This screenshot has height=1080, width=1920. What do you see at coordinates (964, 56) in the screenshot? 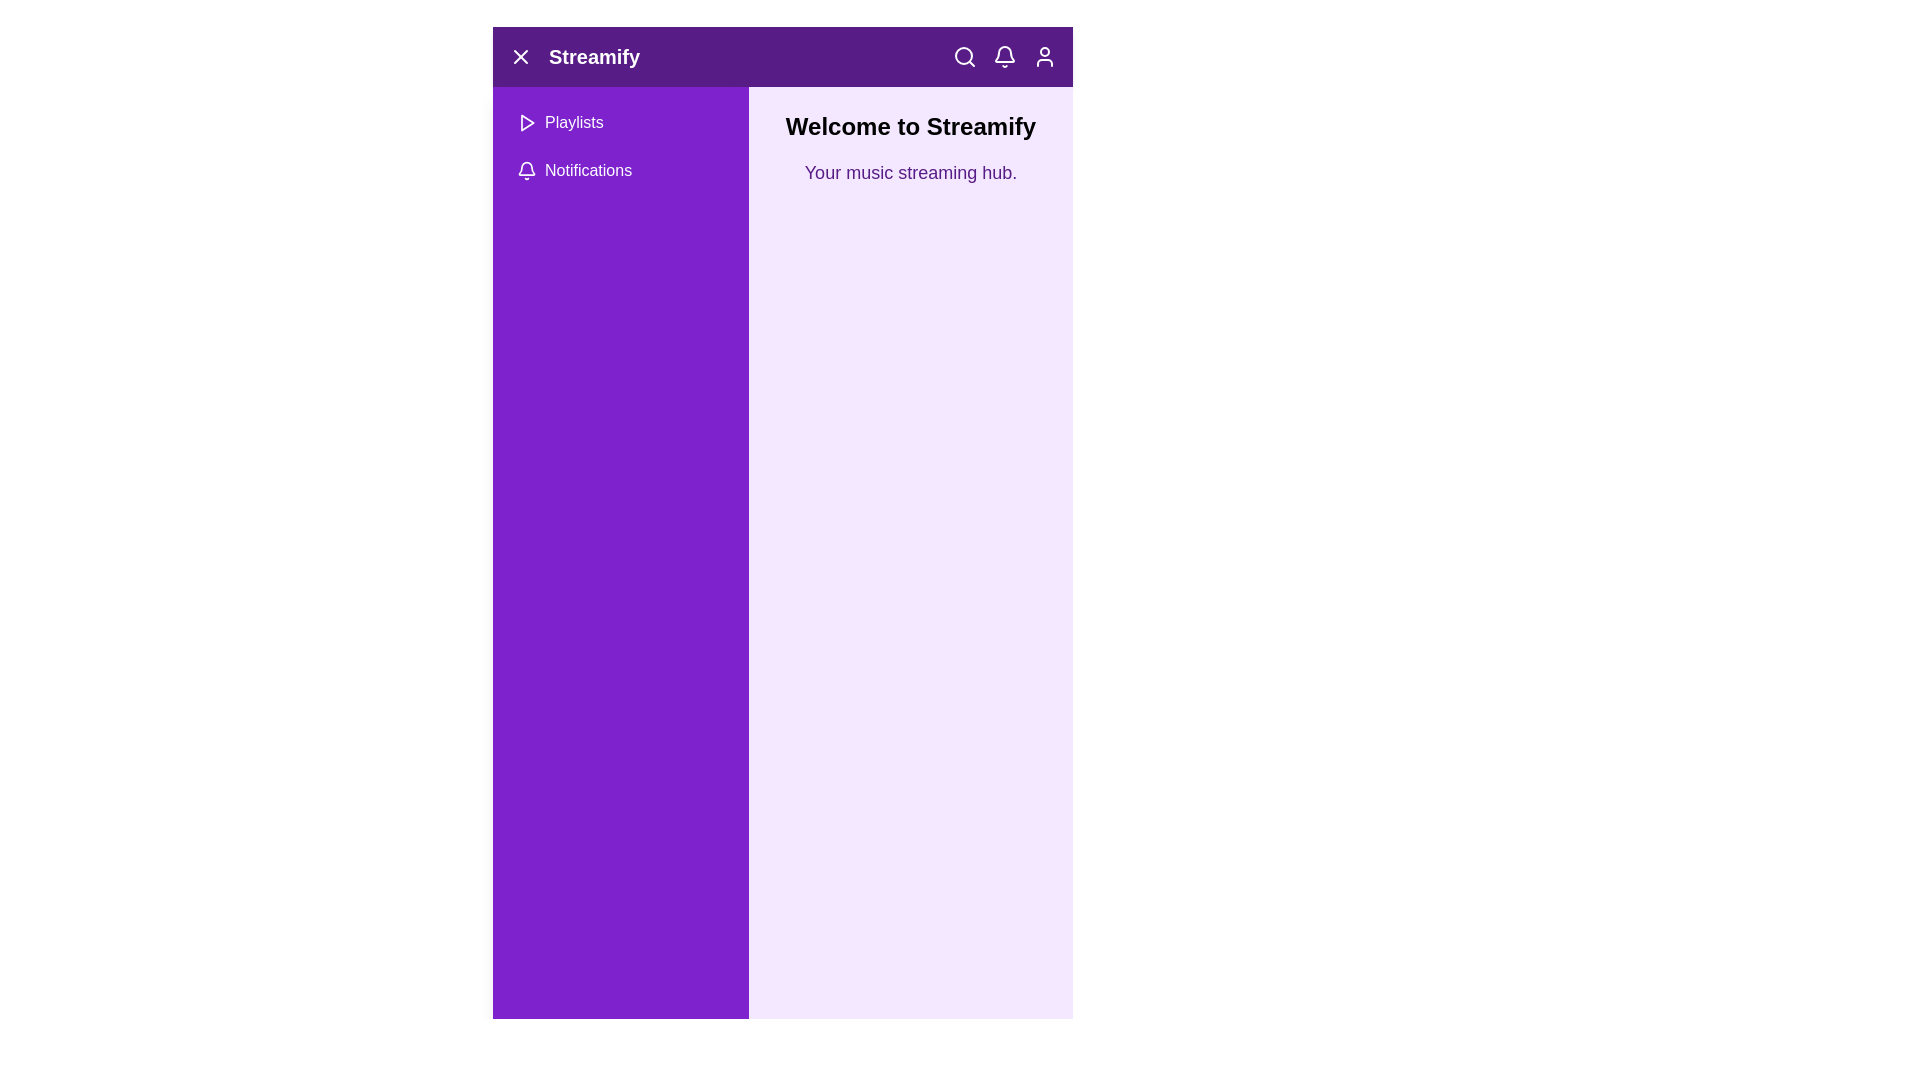
I see `the search button located at the top-right corner of the header bar to initiate a search operation` at bounding box center [964, 56].